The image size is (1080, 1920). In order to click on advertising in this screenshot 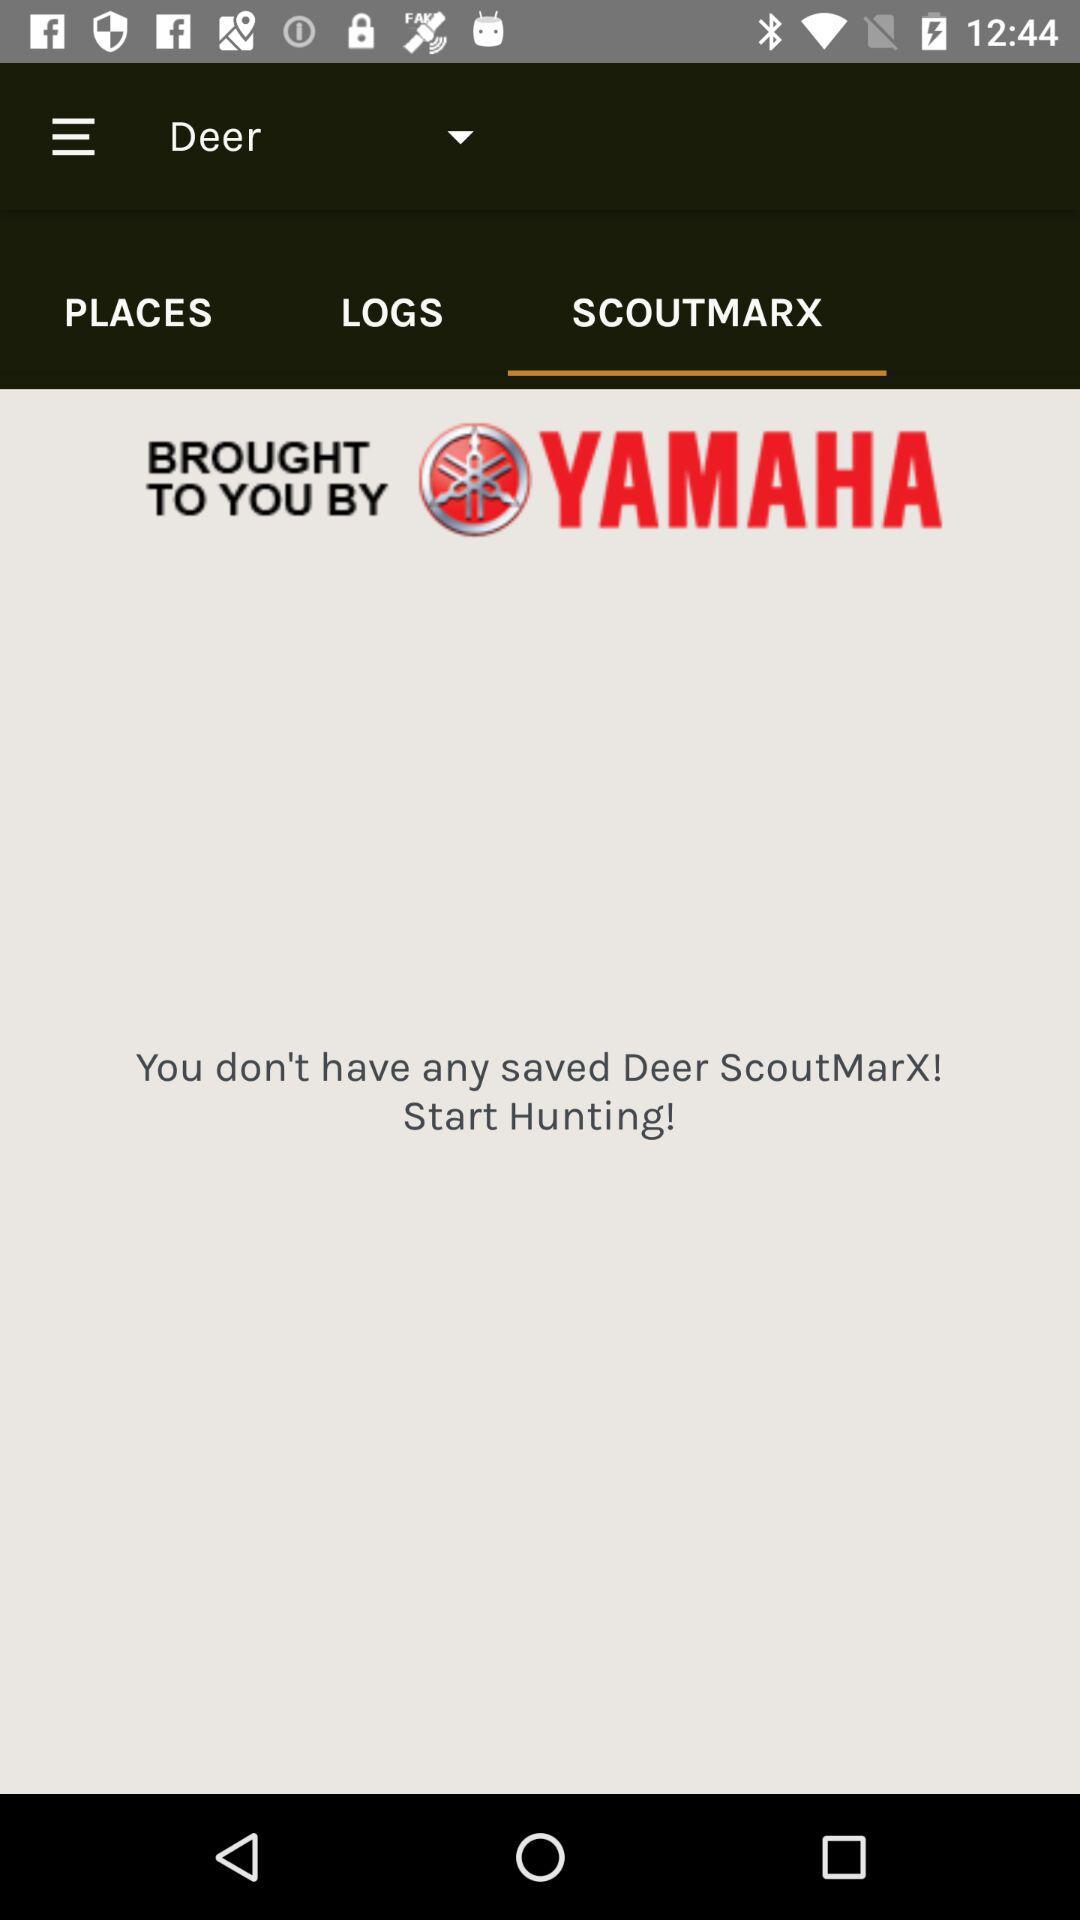, I will do `click(540, 481)`.